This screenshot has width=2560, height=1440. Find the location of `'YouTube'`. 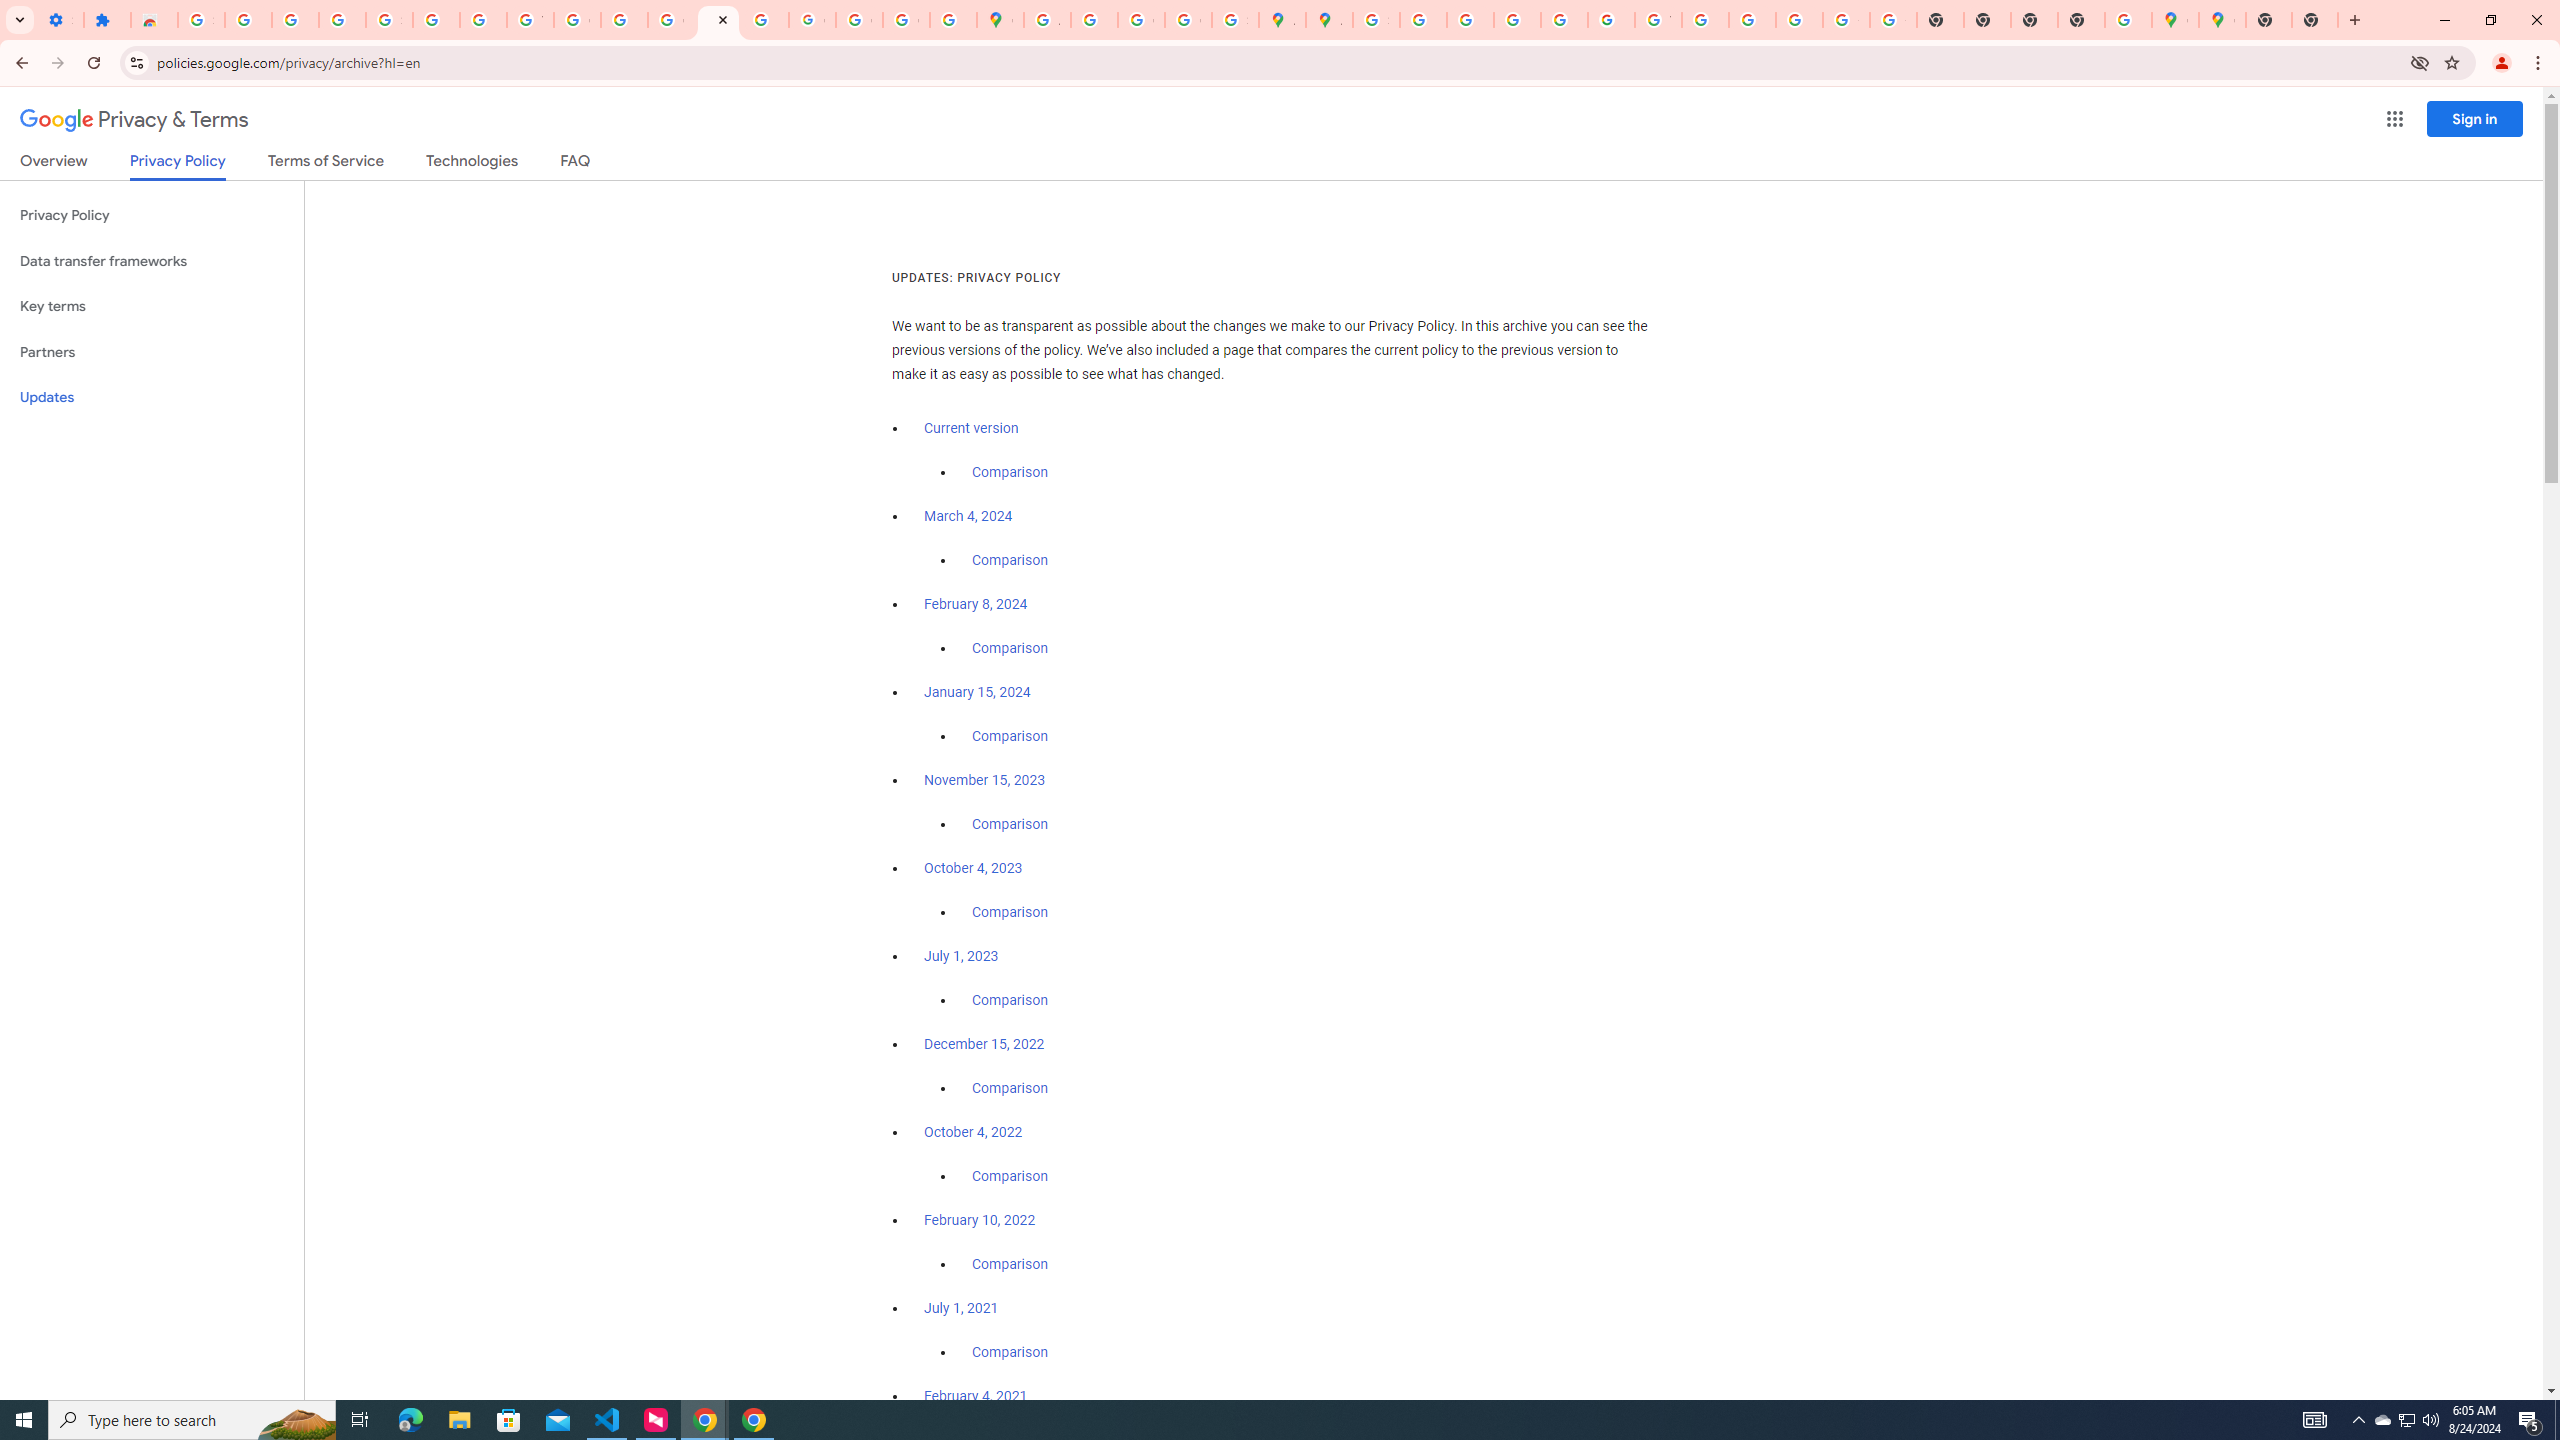

'YouTube' is located at coordinates (1658, 19).